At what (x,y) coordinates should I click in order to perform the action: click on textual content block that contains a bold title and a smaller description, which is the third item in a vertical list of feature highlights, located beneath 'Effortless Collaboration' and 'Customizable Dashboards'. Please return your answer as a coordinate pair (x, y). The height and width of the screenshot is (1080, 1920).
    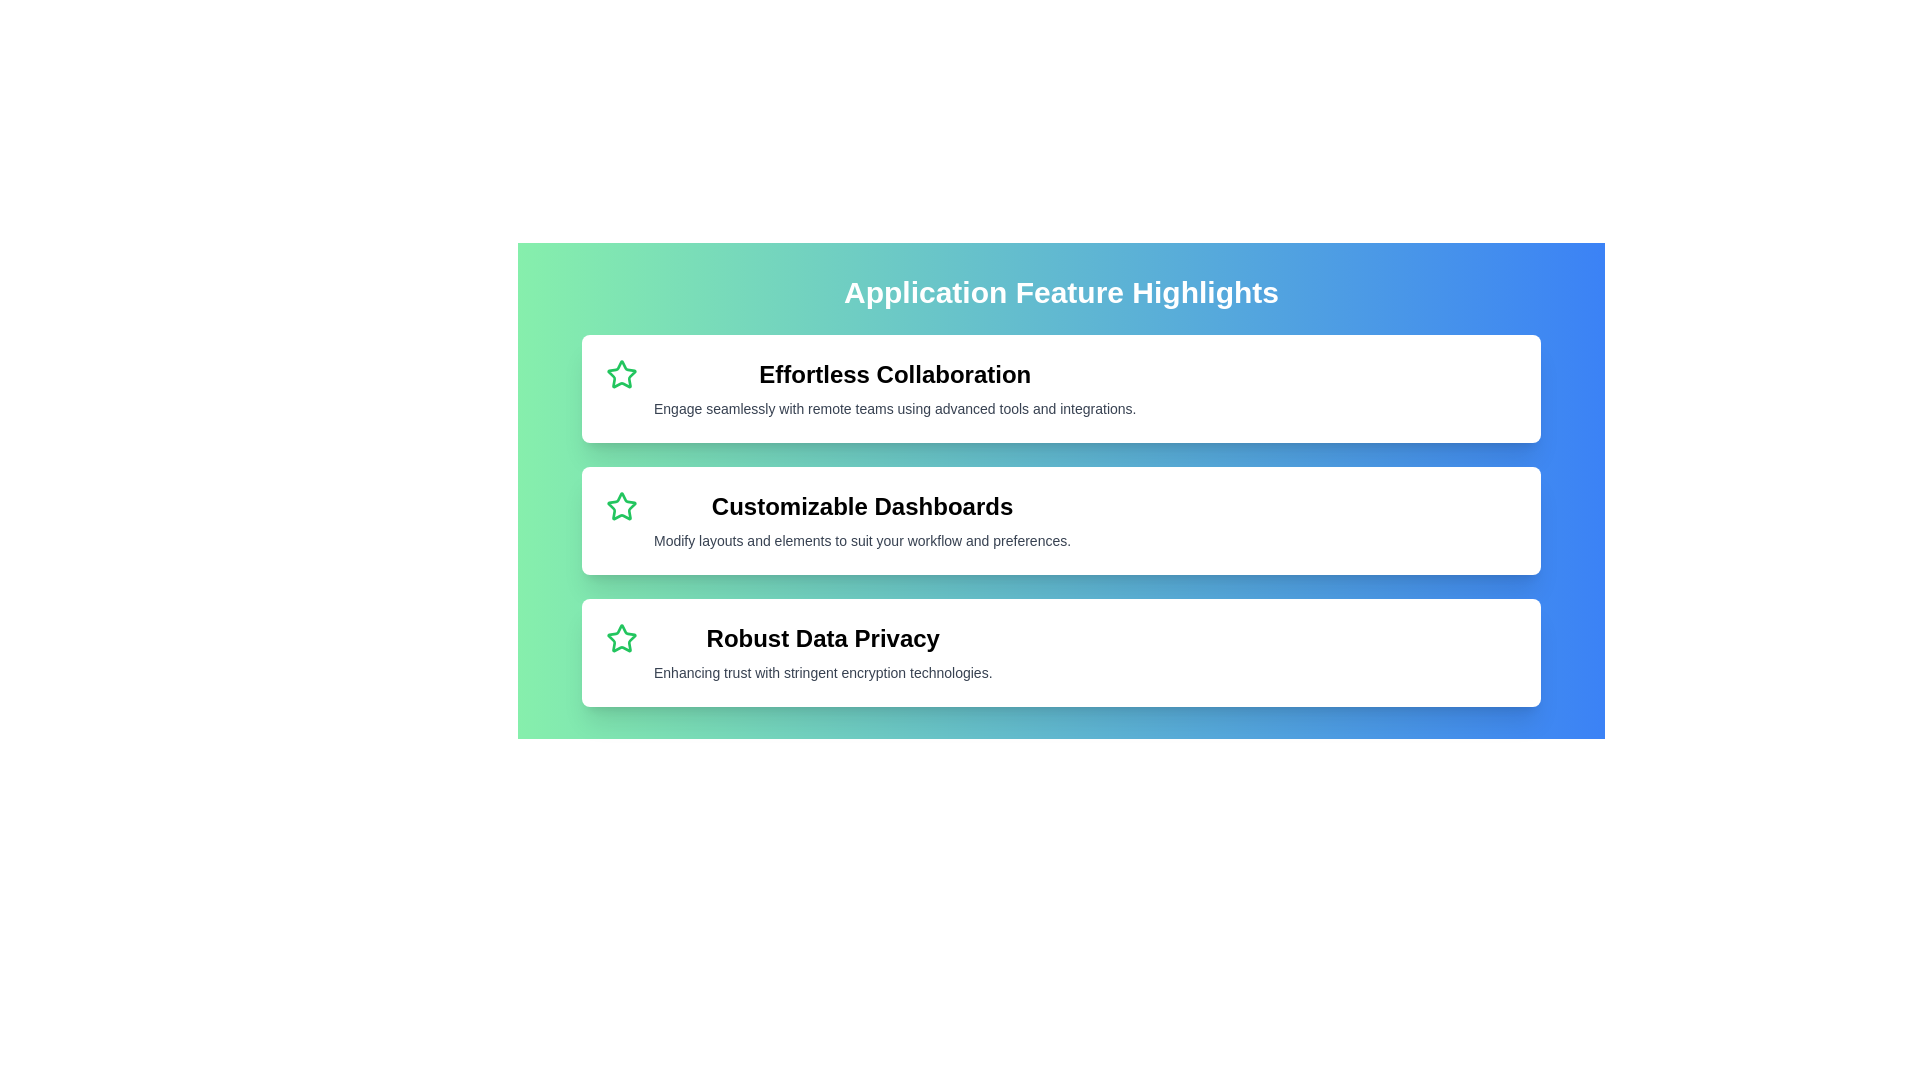
    Looking at the image, I should click on (823, 652).